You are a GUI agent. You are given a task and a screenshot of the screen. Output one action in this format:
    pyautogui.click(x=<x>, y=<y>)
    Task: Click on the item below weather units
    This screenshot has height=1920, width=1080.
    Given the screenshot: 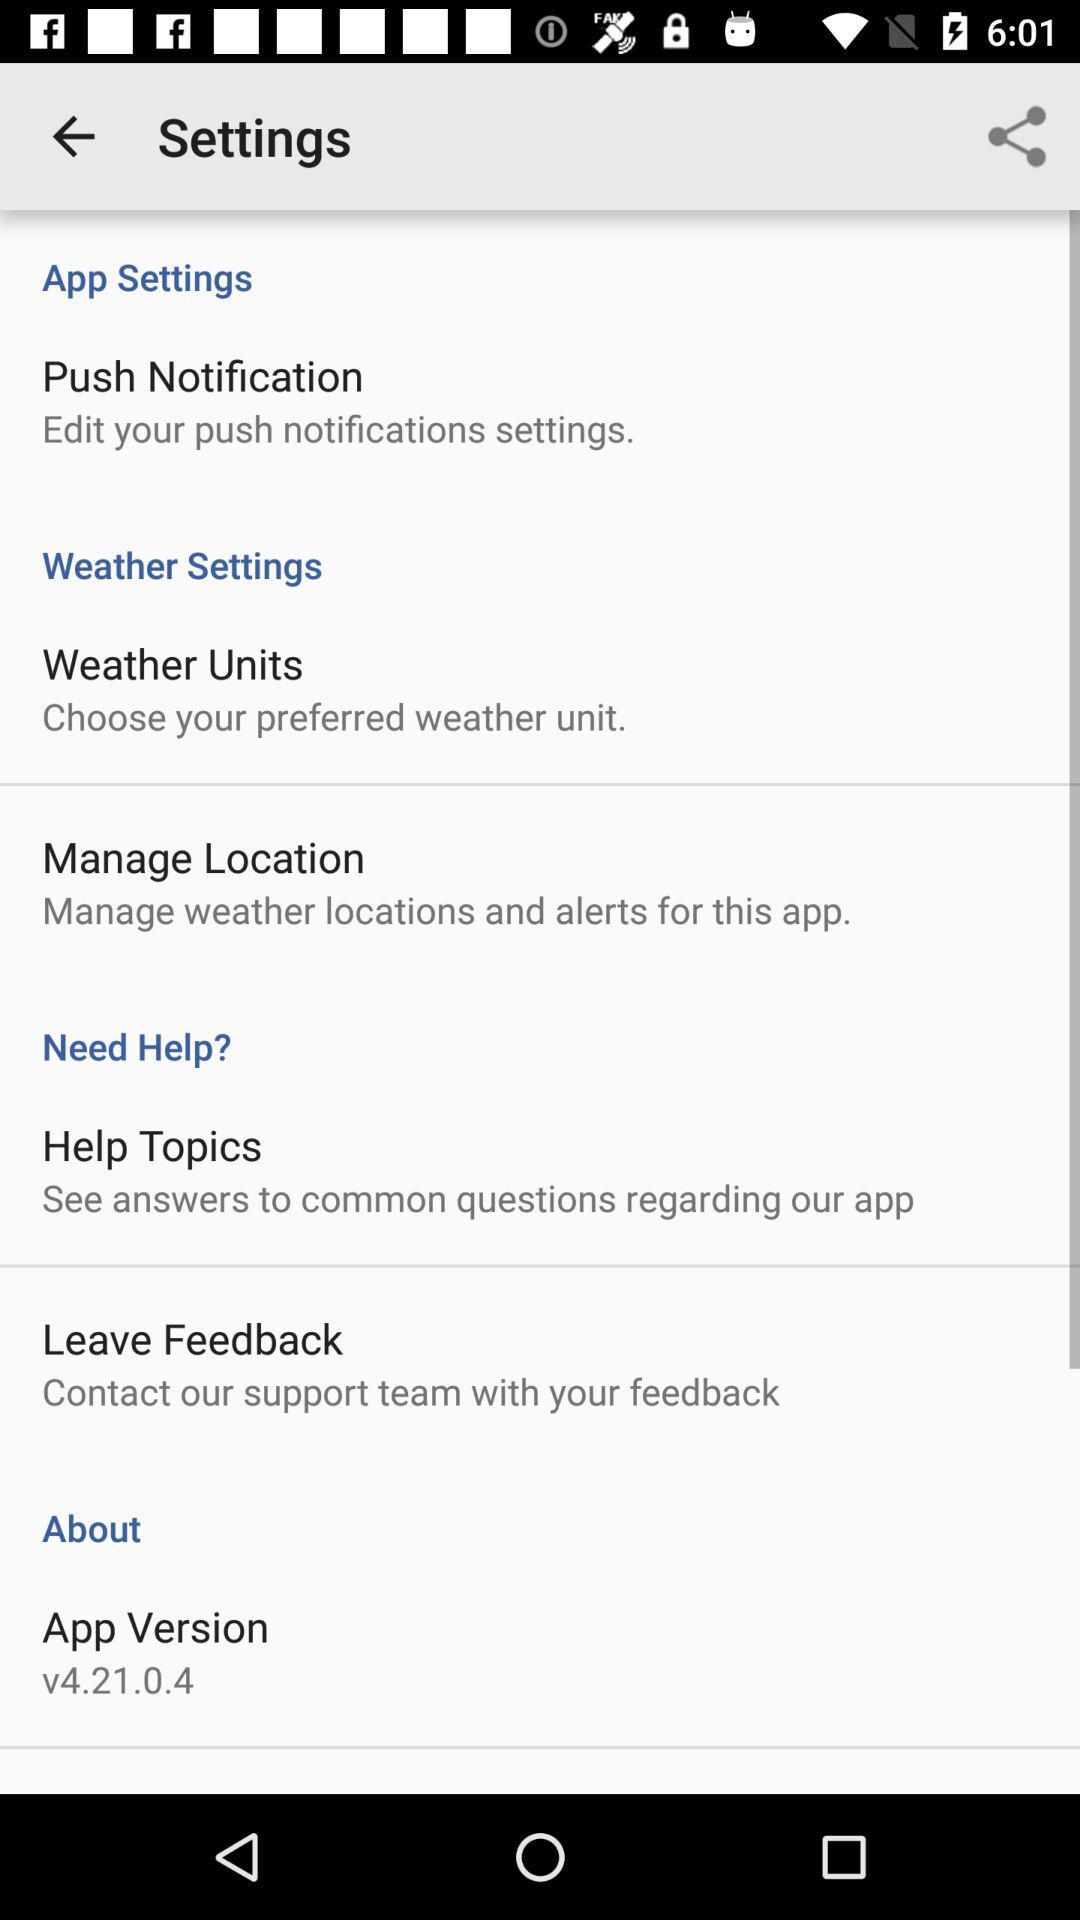 What is the action you would take?
    pyautogui.click(x=333, y=716)
    